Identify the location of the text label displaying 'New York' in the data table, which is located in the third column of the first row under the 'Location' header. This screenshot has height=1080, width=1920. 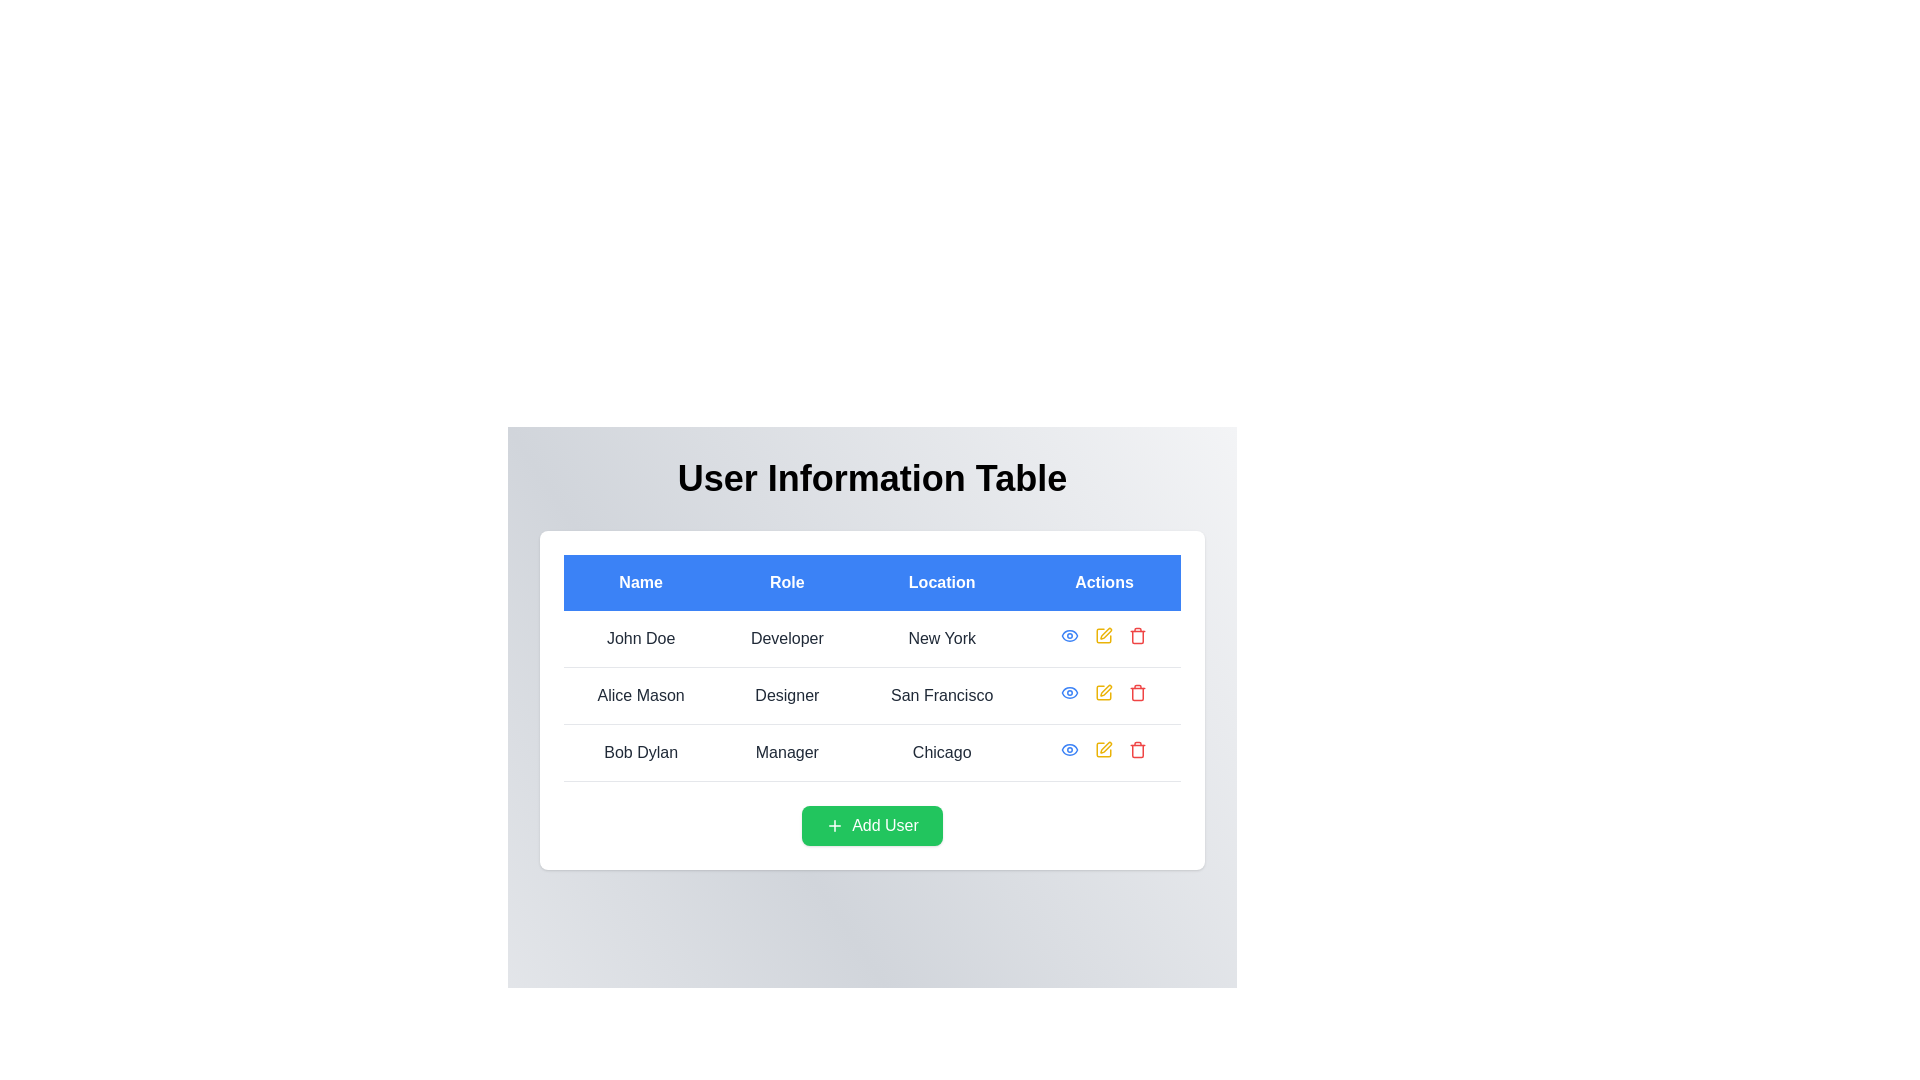
(941, 639).